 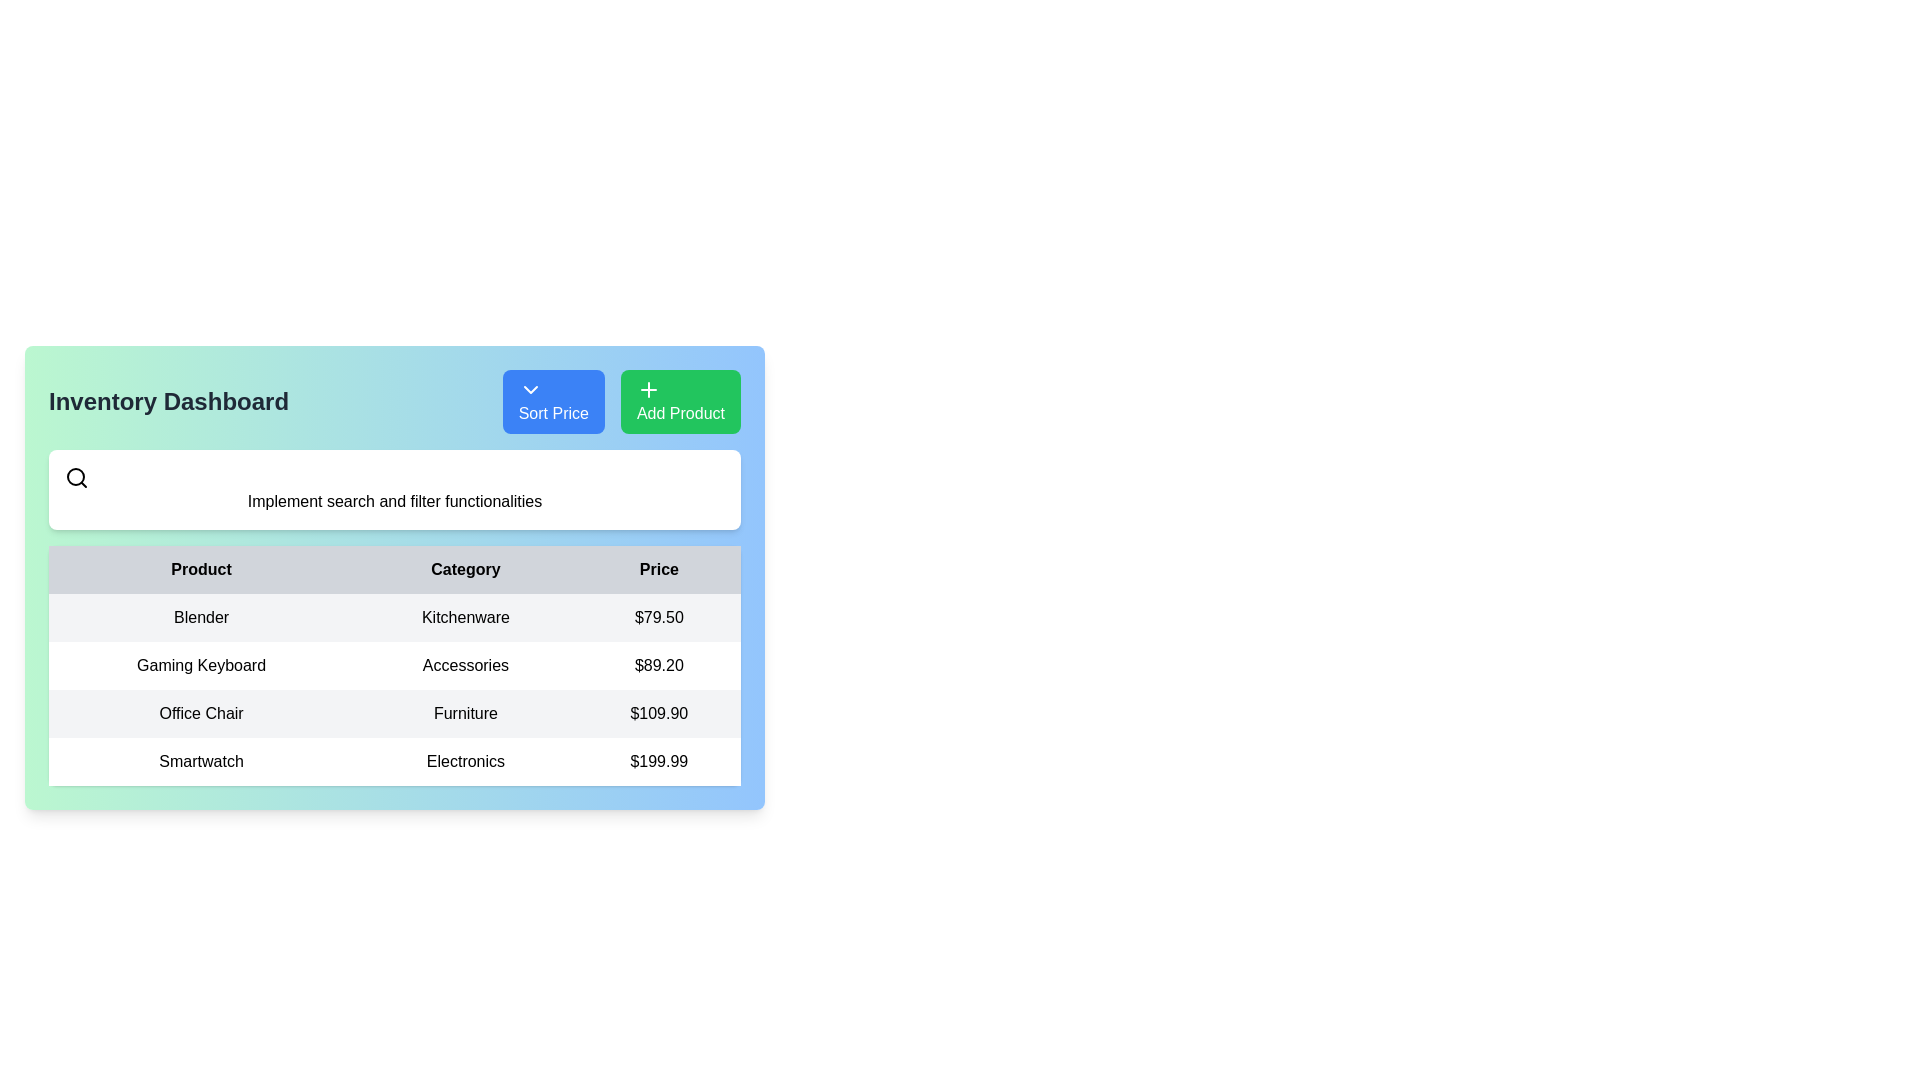 I want to click on within the inventory management table to interact with specific items, so click(x=394, y=578).